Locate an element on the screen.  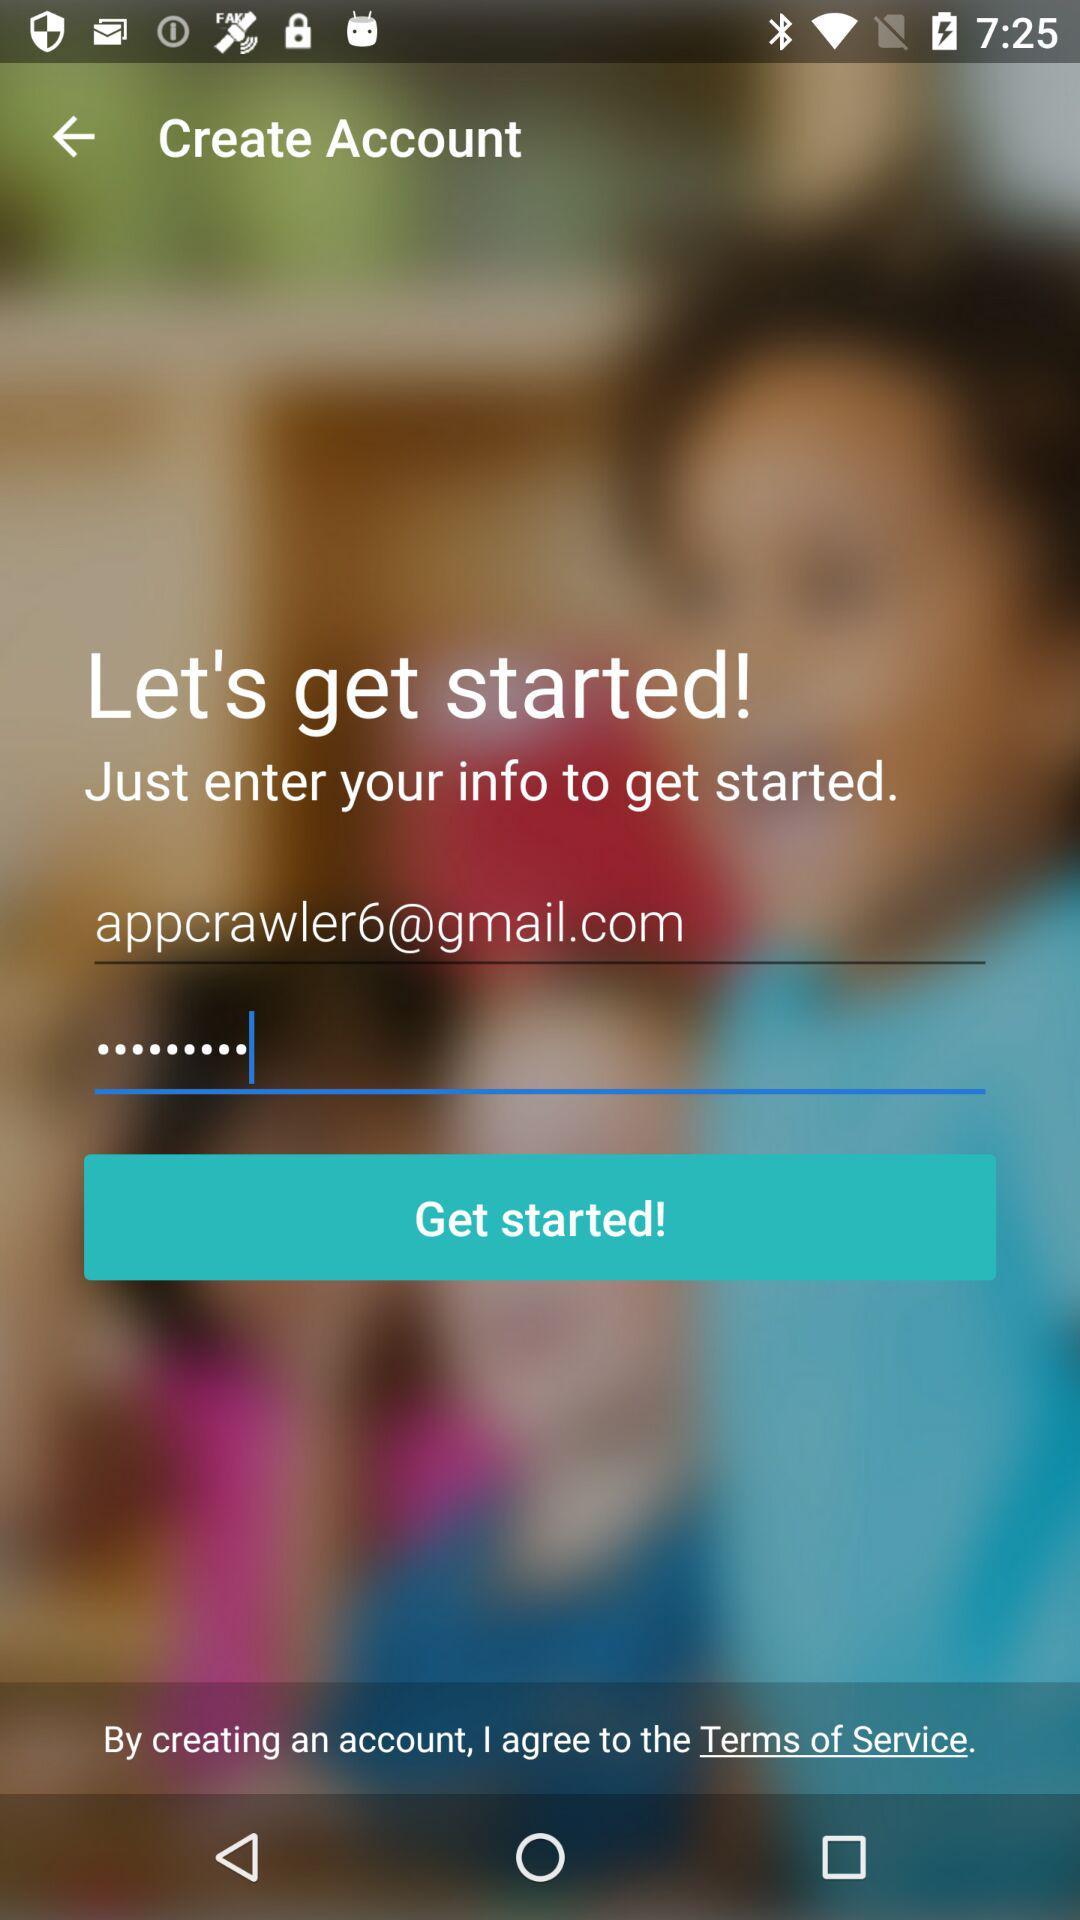
icon above let s get is located at coordinates (72, 135).